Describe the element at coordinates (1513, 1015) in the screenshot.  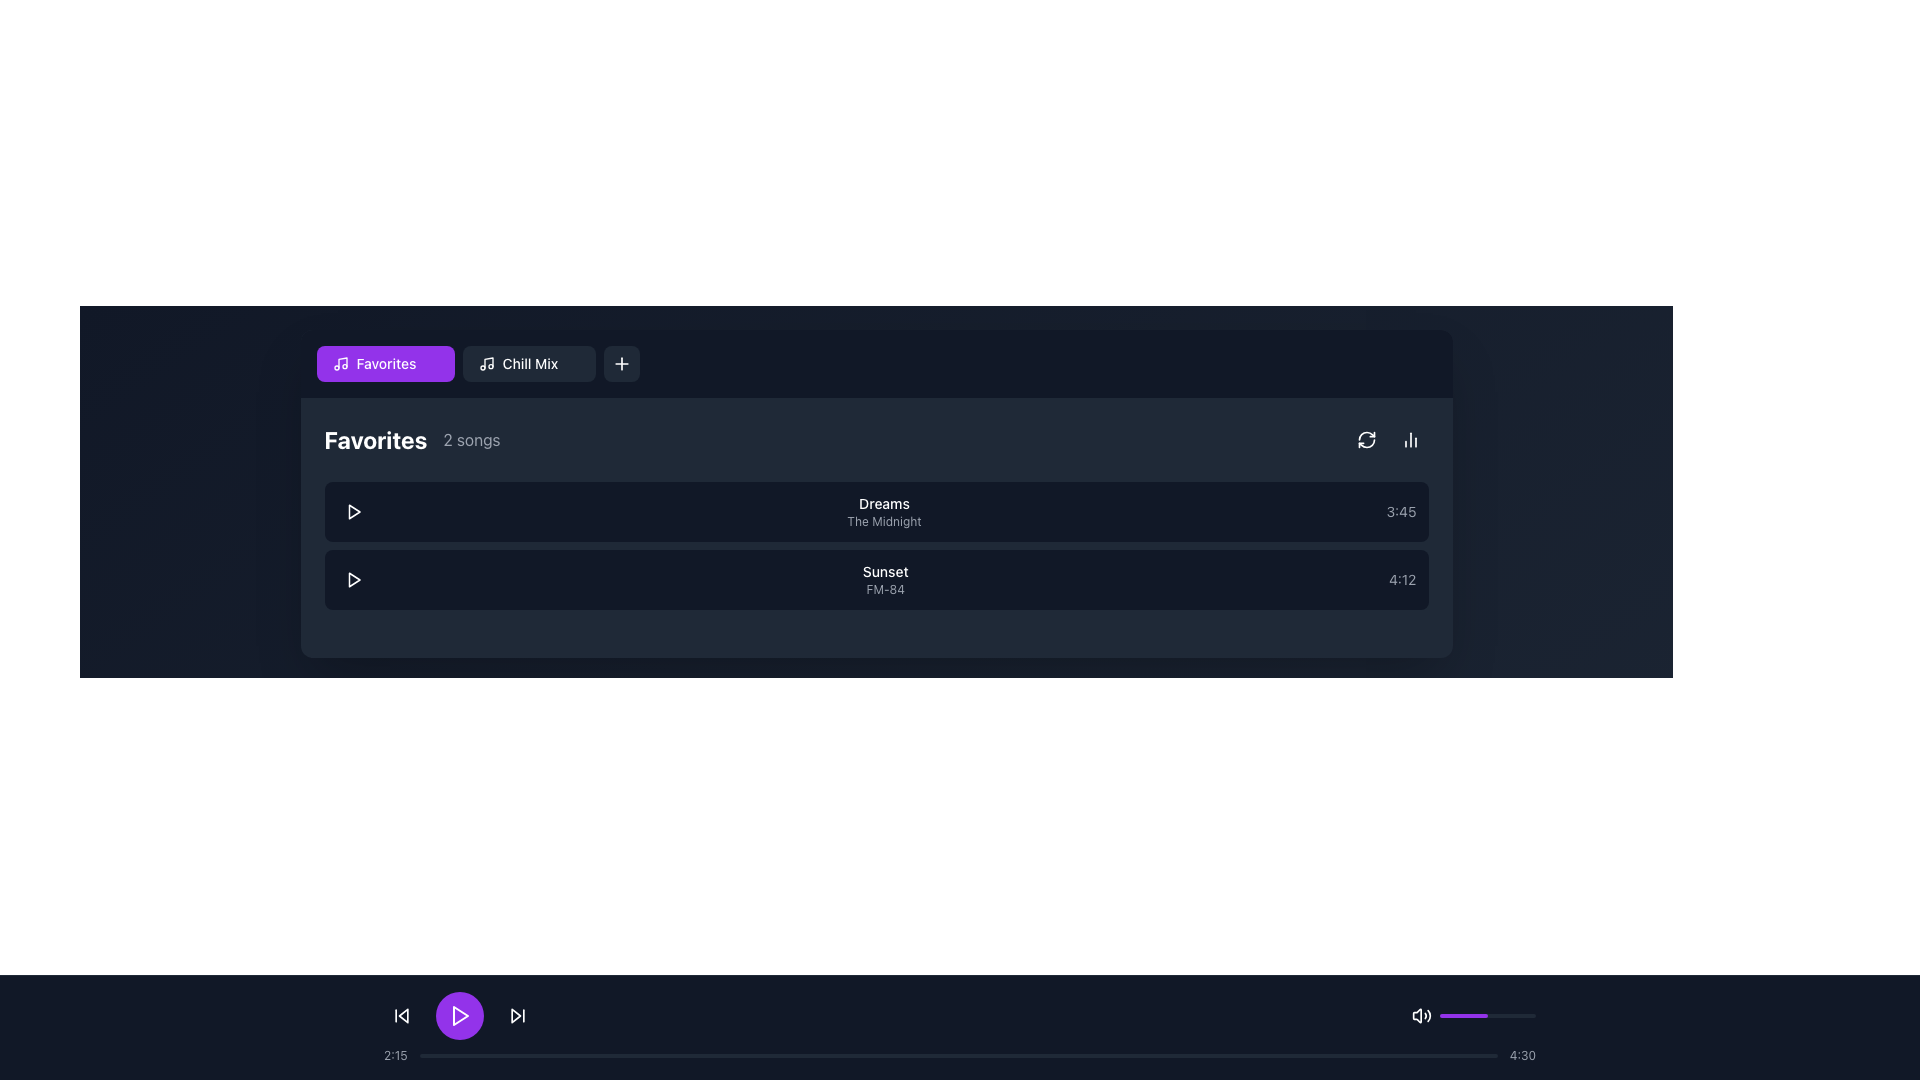
I see `slider position` at that location.